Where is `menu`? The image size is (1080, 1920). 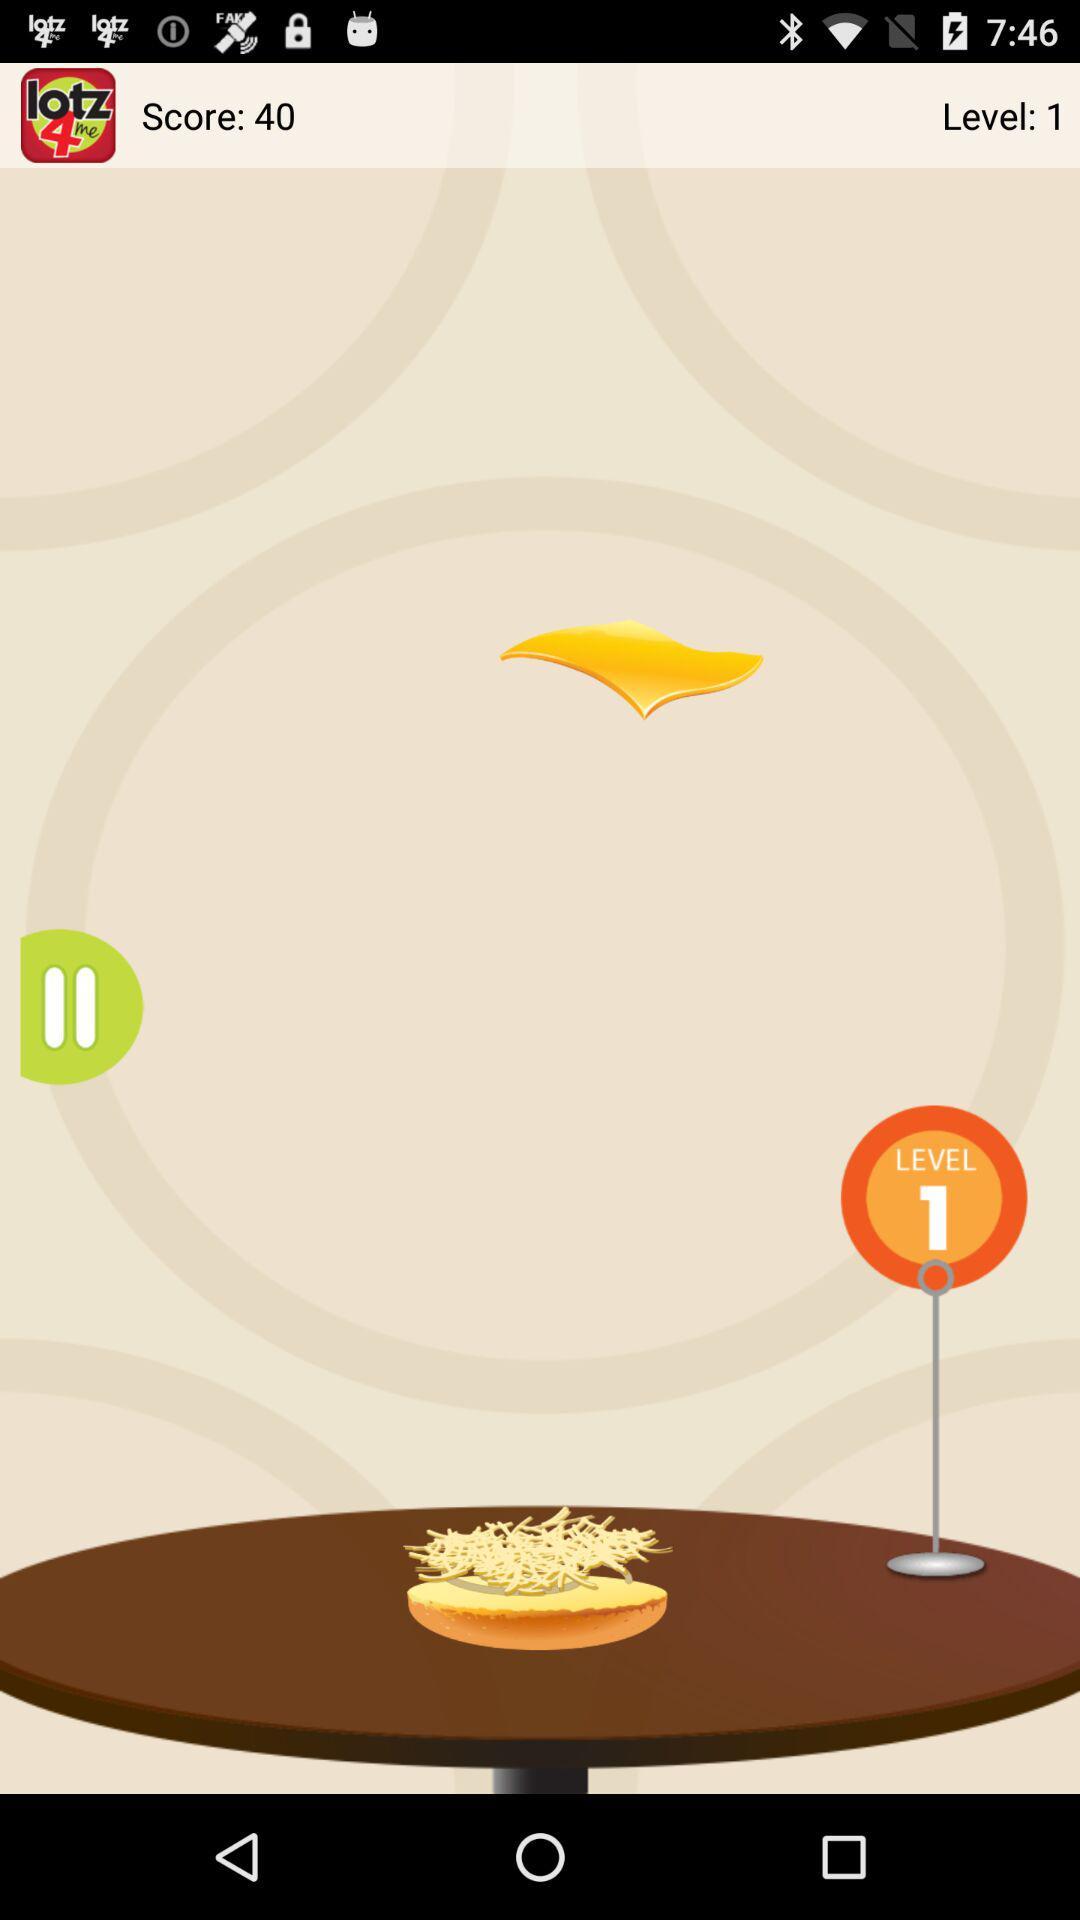
menu is located at coordinates (91, 1007).